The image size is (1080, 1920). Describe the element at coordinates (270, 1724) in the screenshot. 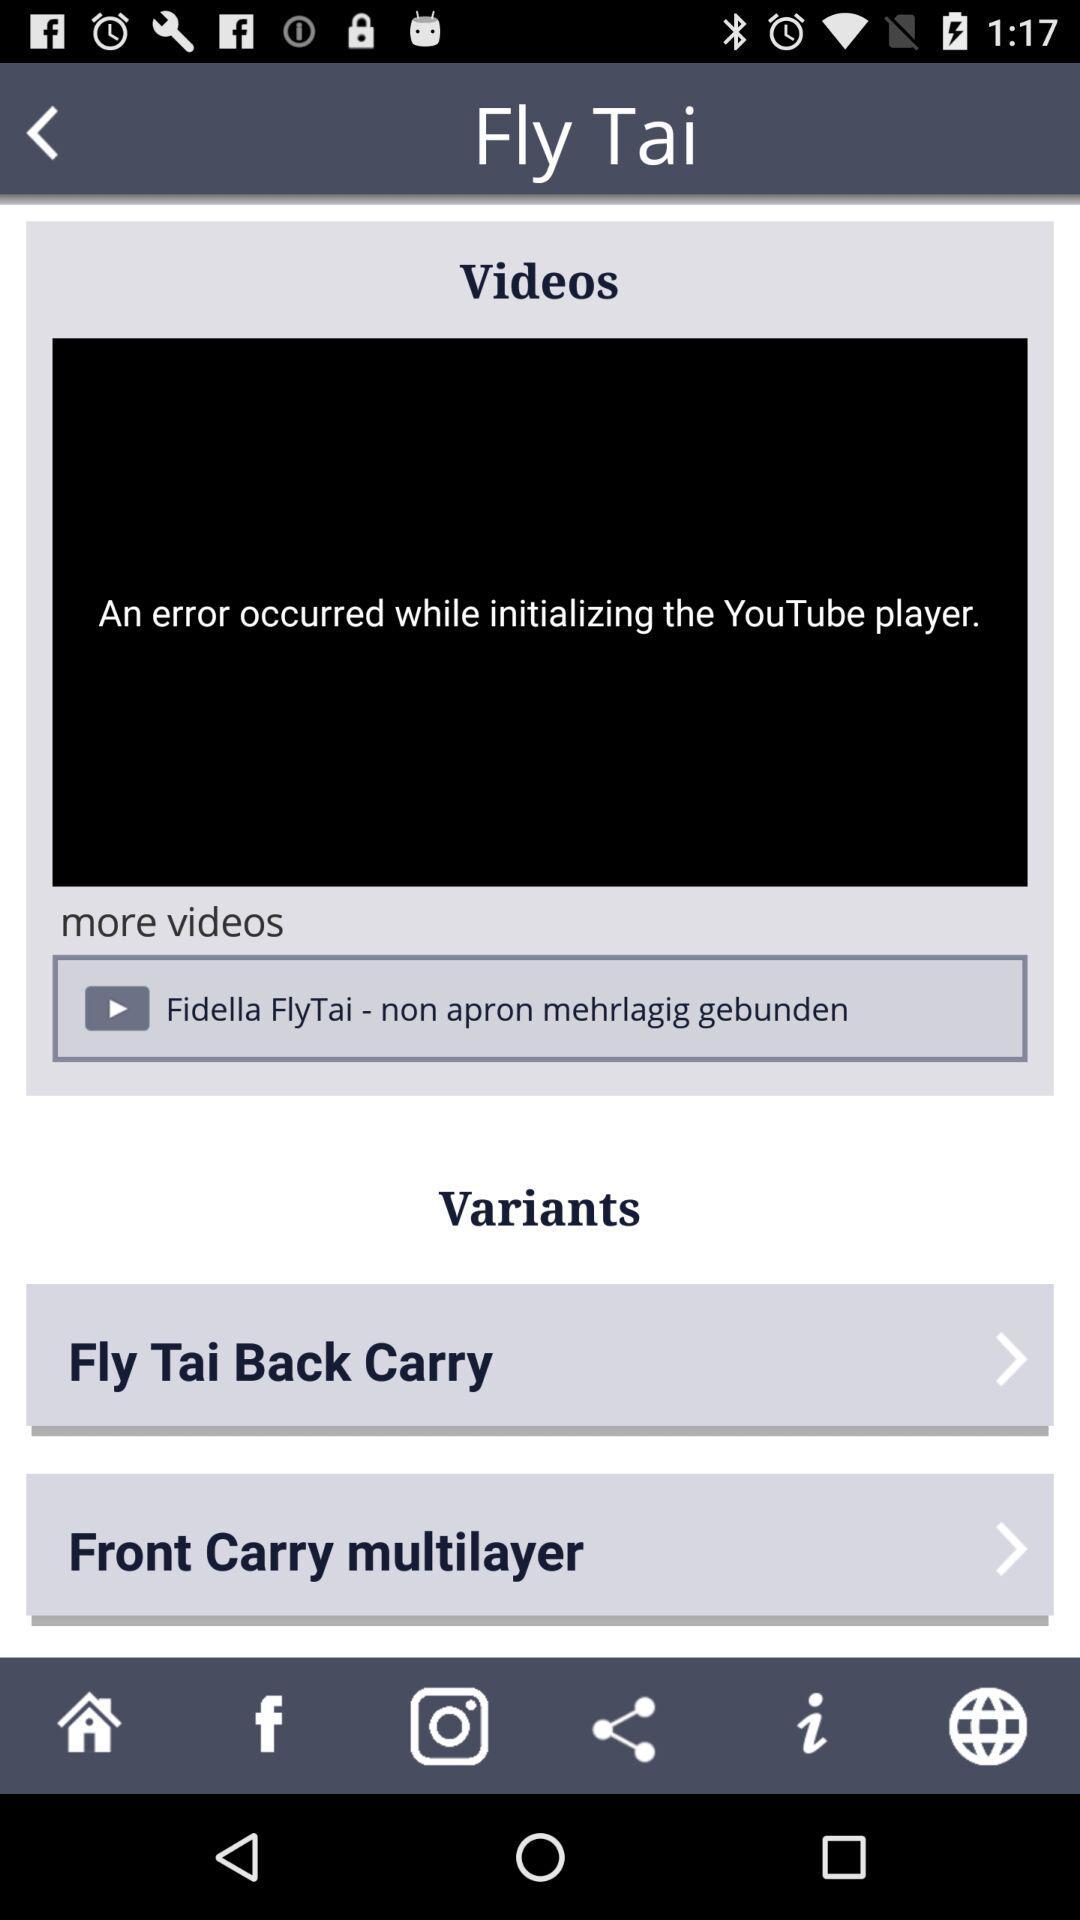

I see `facebook navigation button` at that location.